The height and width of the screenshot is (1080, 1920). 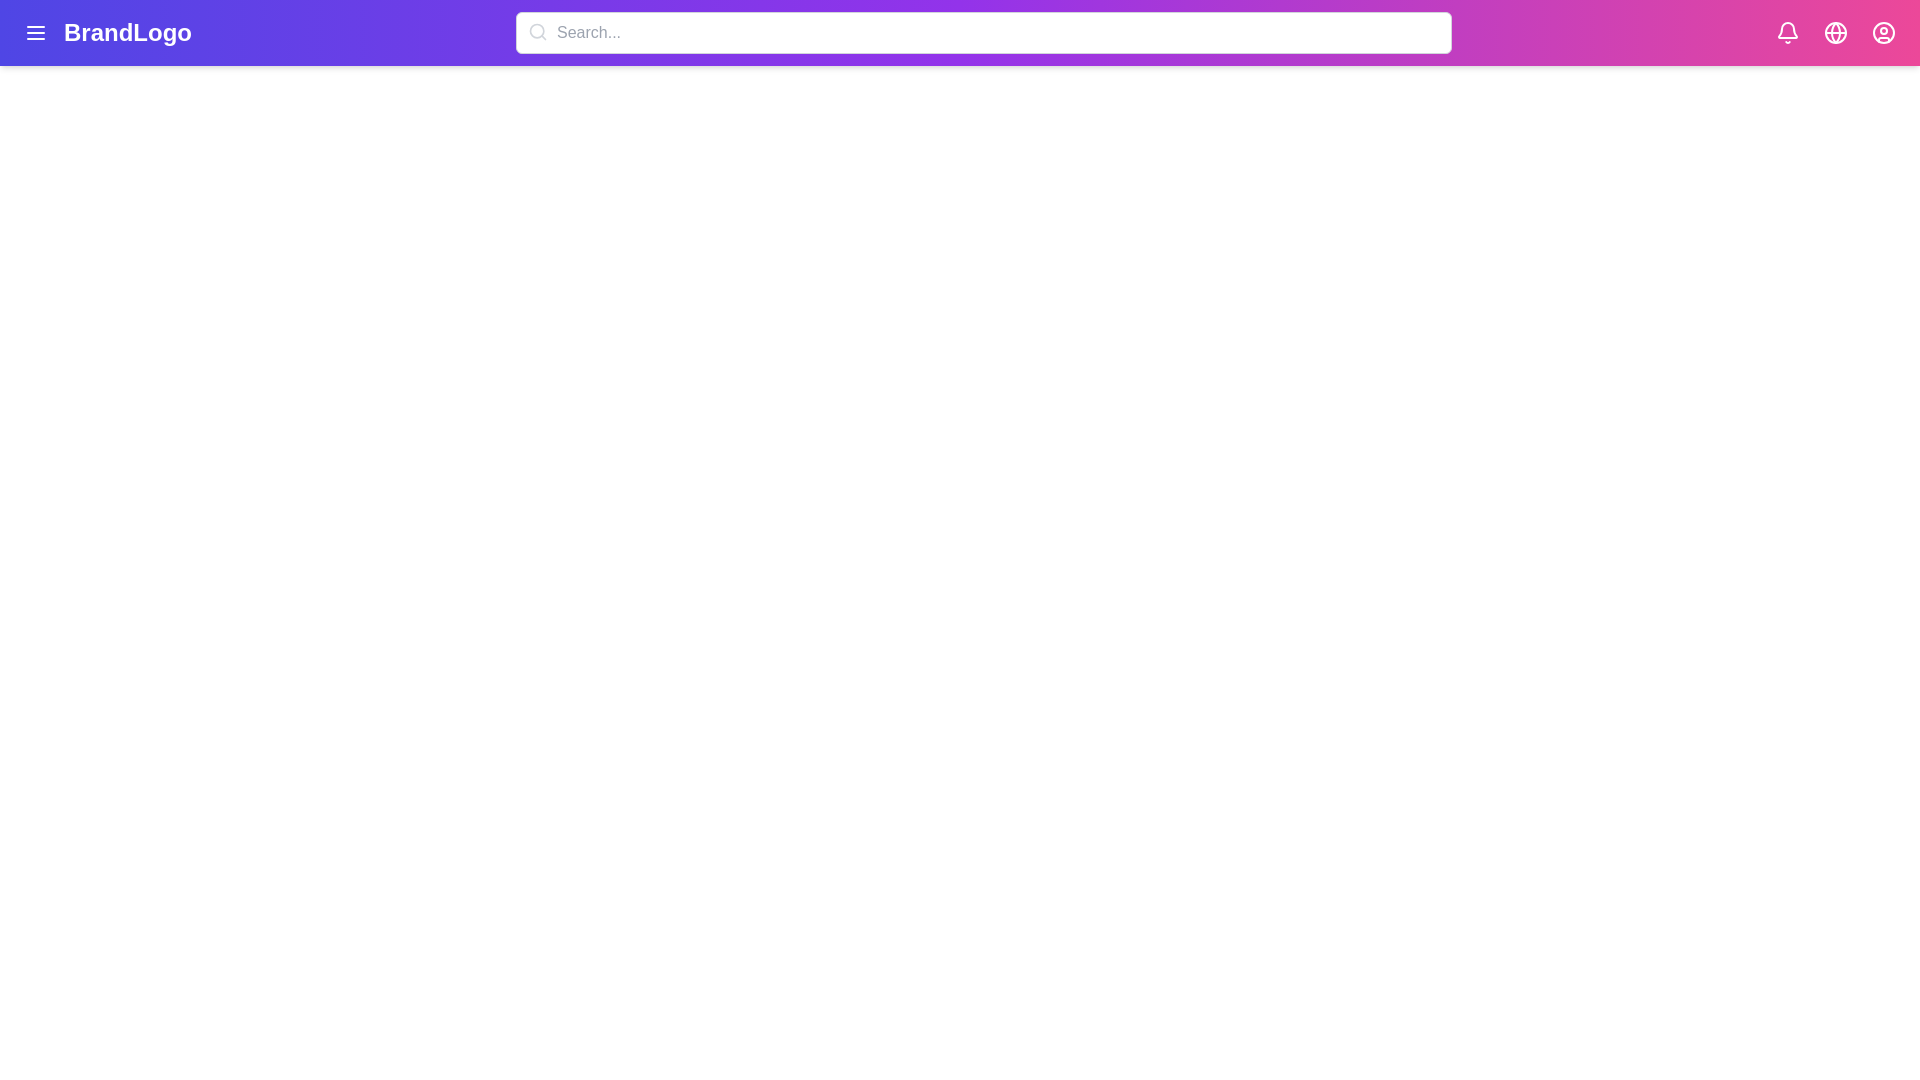 What do you see at coordinates (1786, 30) in the screenshot?
I see `the Notification icon, which is a bell-shaped icon located` at bounding box center [1786, 30].